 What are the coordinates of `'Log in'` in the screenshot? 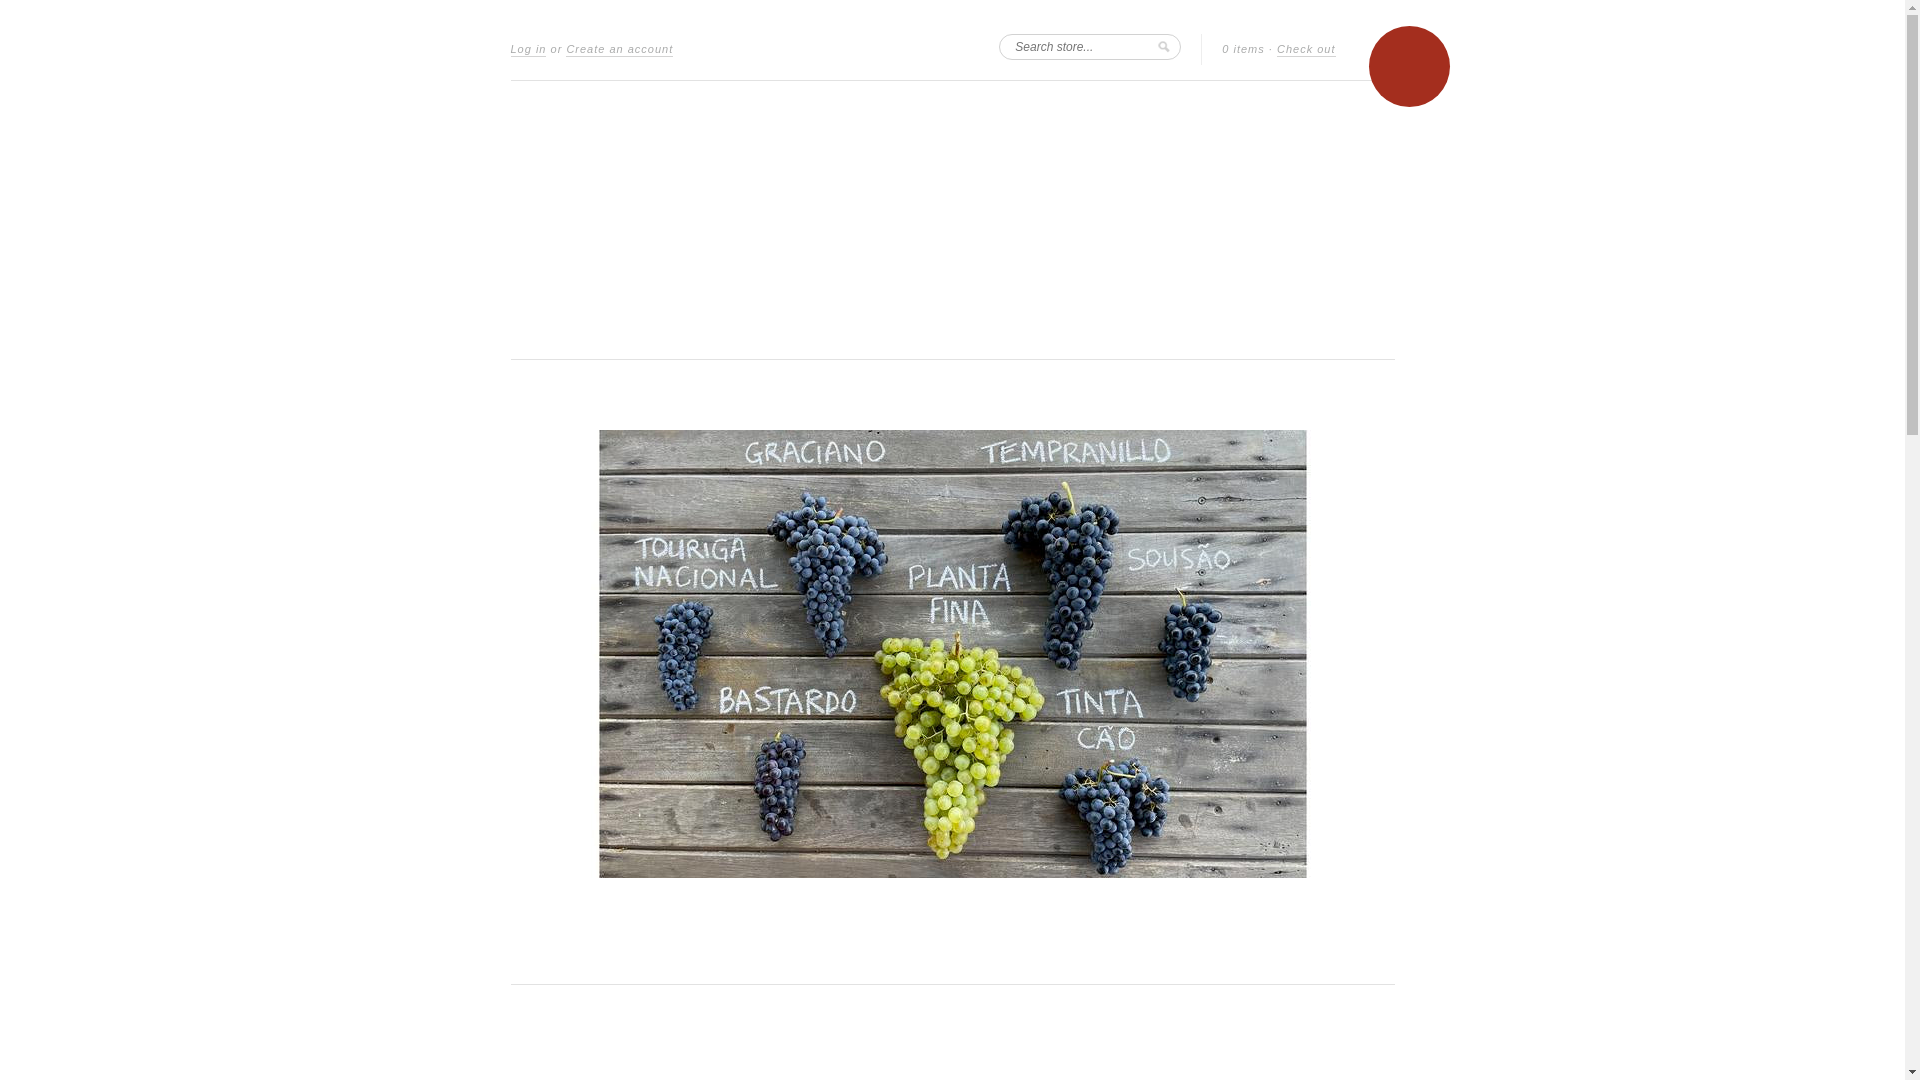 It's located at (528, 49).